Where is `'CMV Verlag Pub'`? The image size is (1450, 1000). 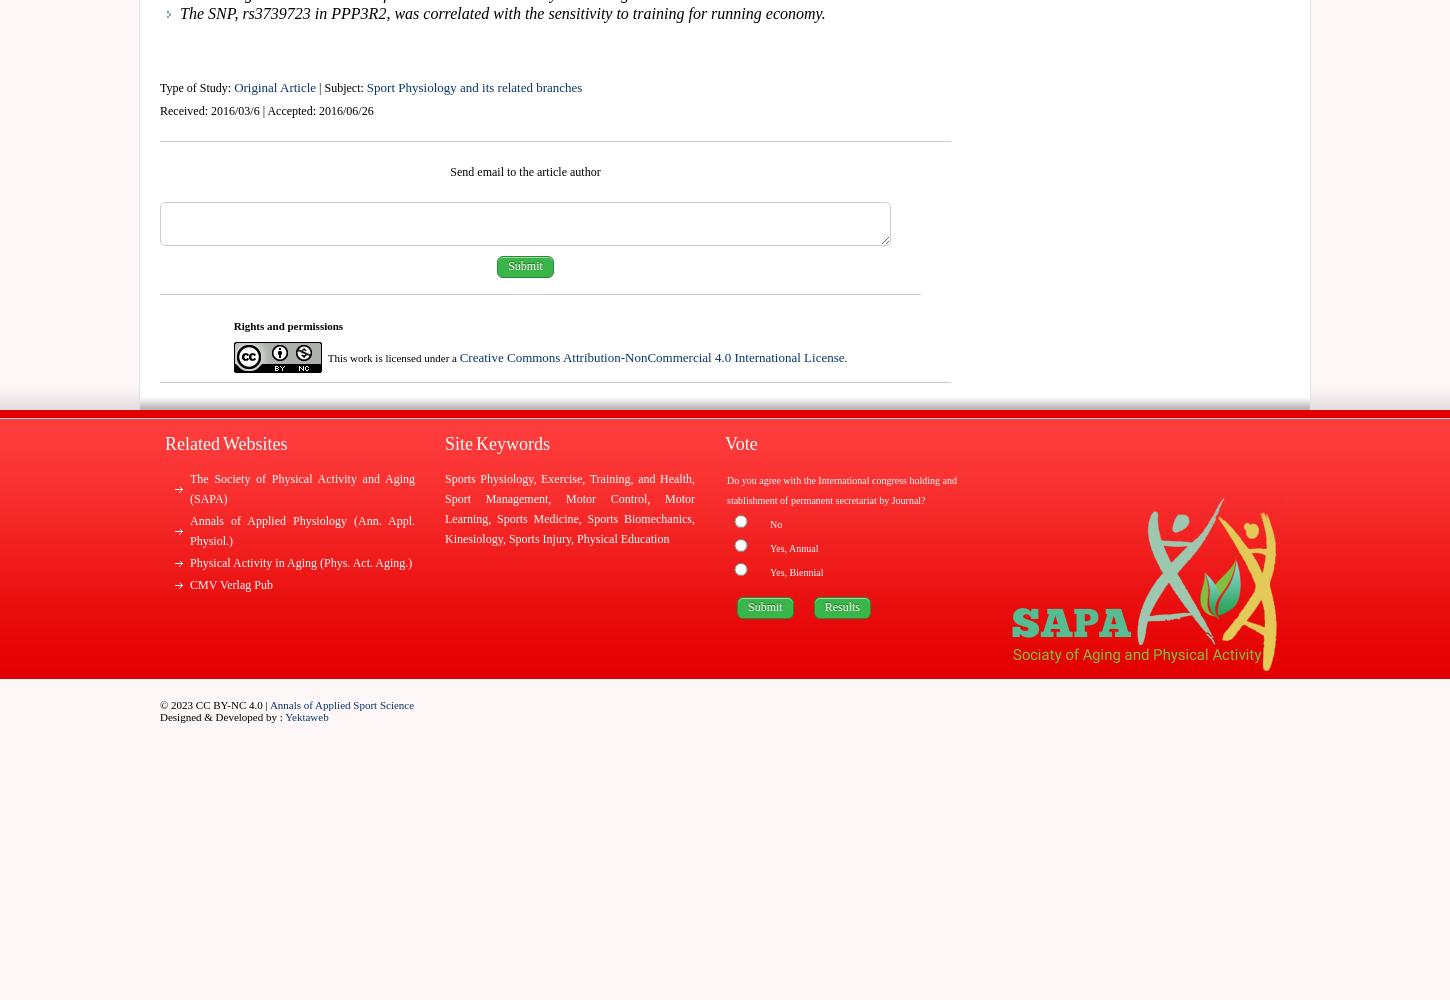 'CMV Verlag Pub' is located at coordinates (229, 584).